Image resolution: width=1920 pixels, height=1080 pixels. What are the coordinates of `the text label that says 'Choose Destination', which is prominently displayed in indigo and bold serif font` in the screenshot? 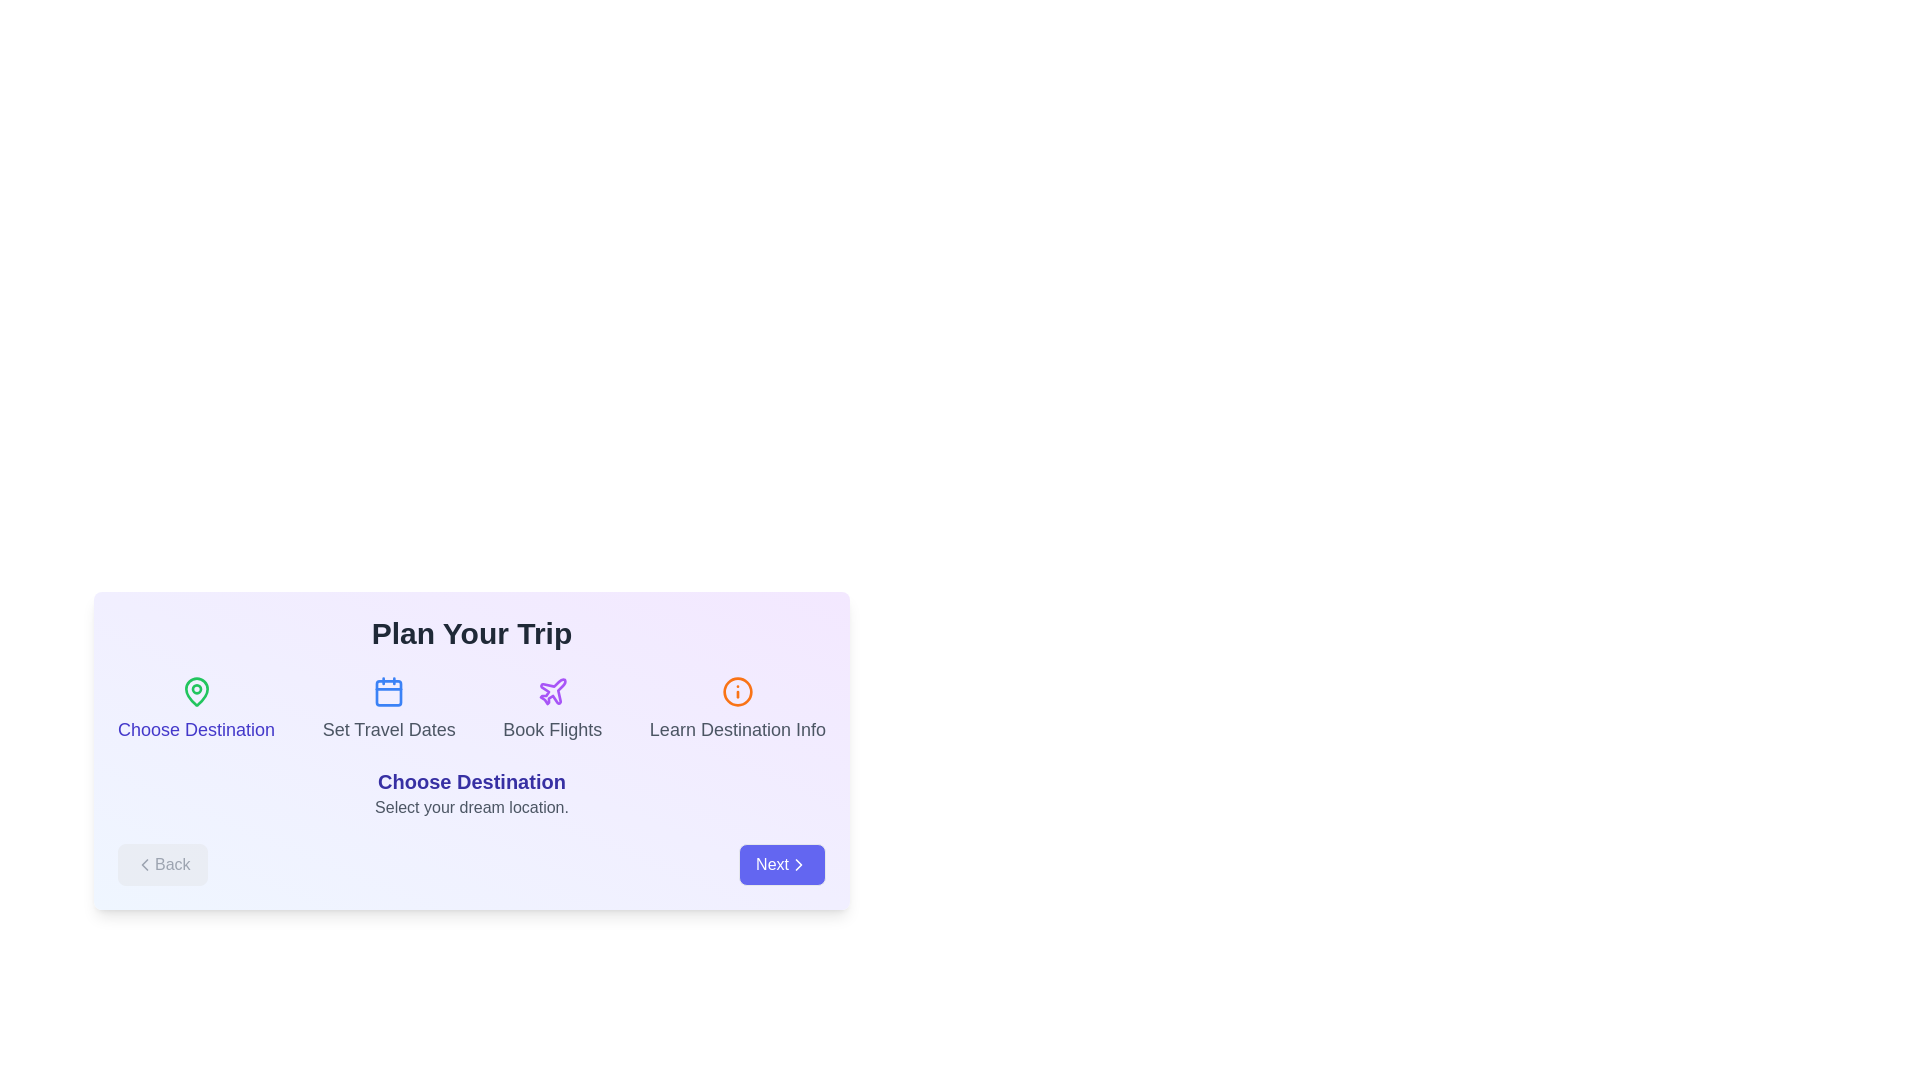 It's located at (470, 781).